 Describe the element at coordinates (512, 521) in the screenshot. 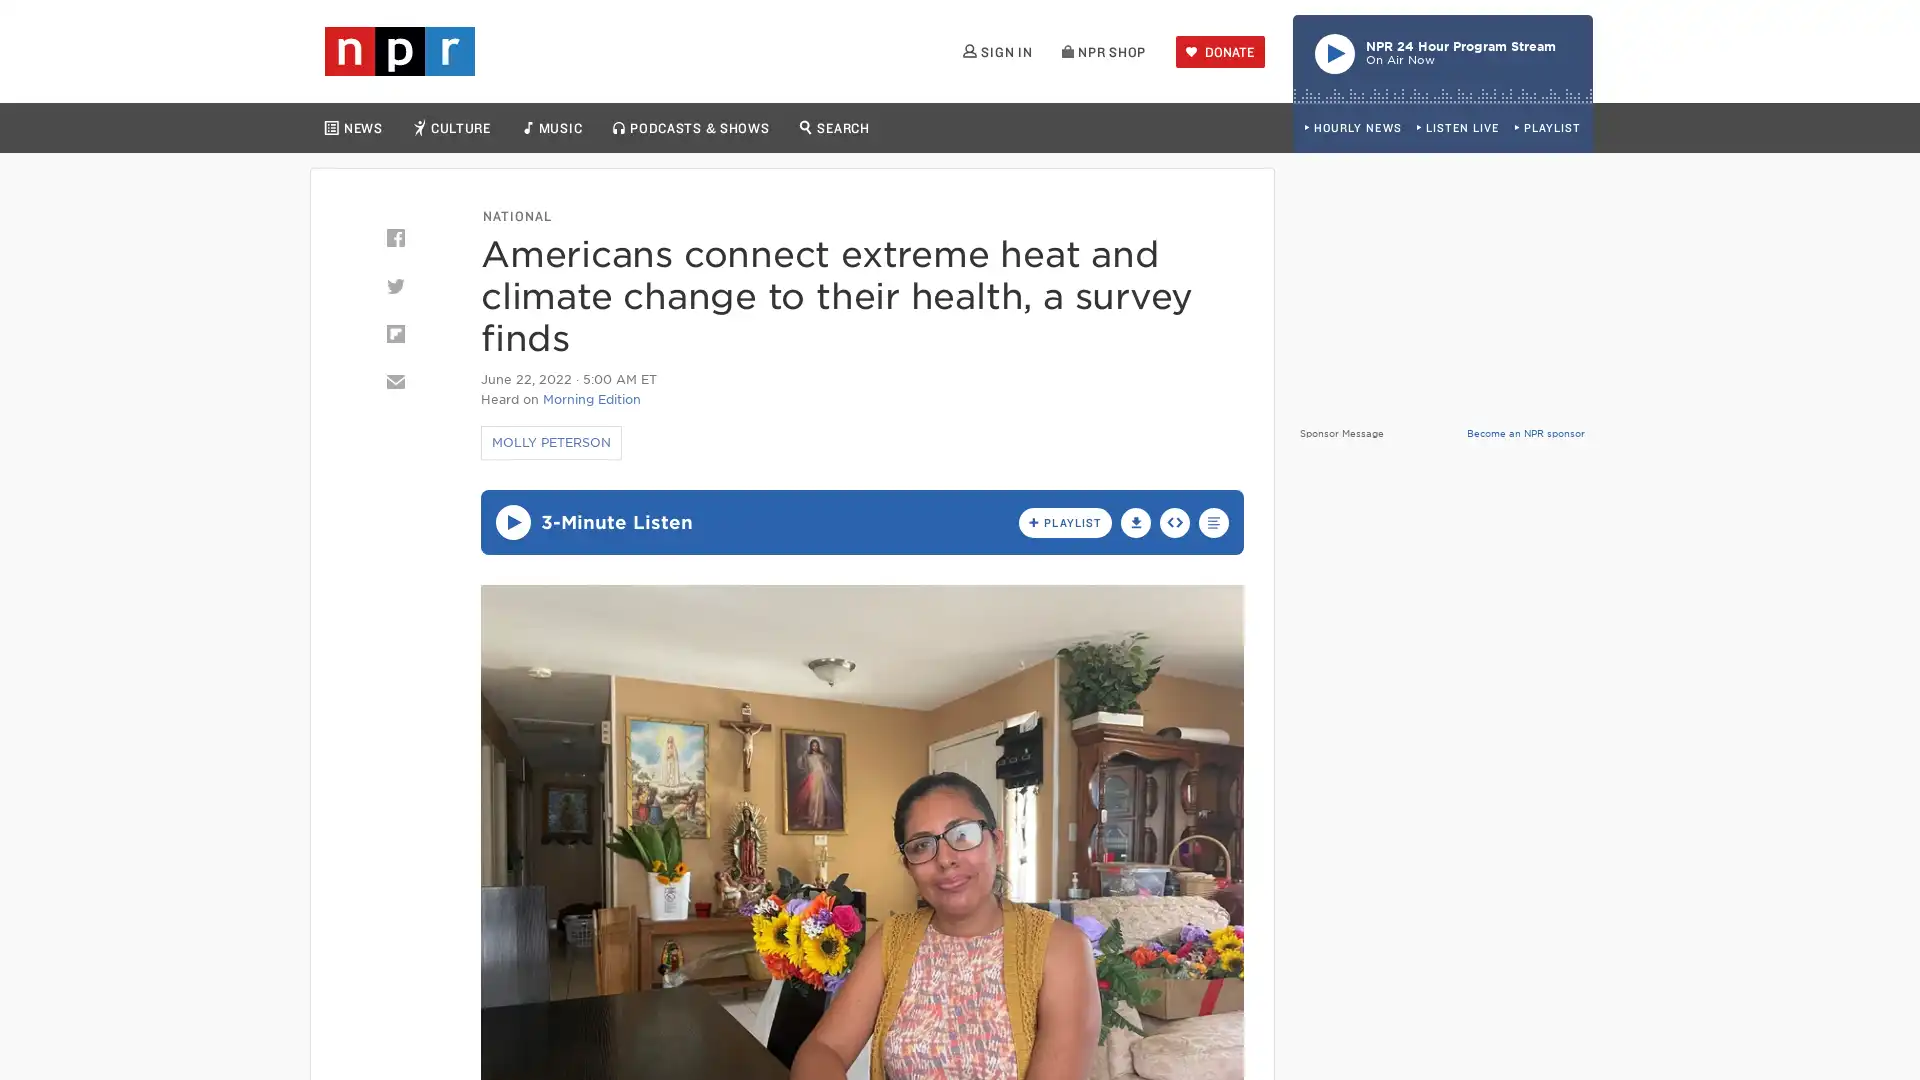

I see `LISTEN 3:29` at that location.